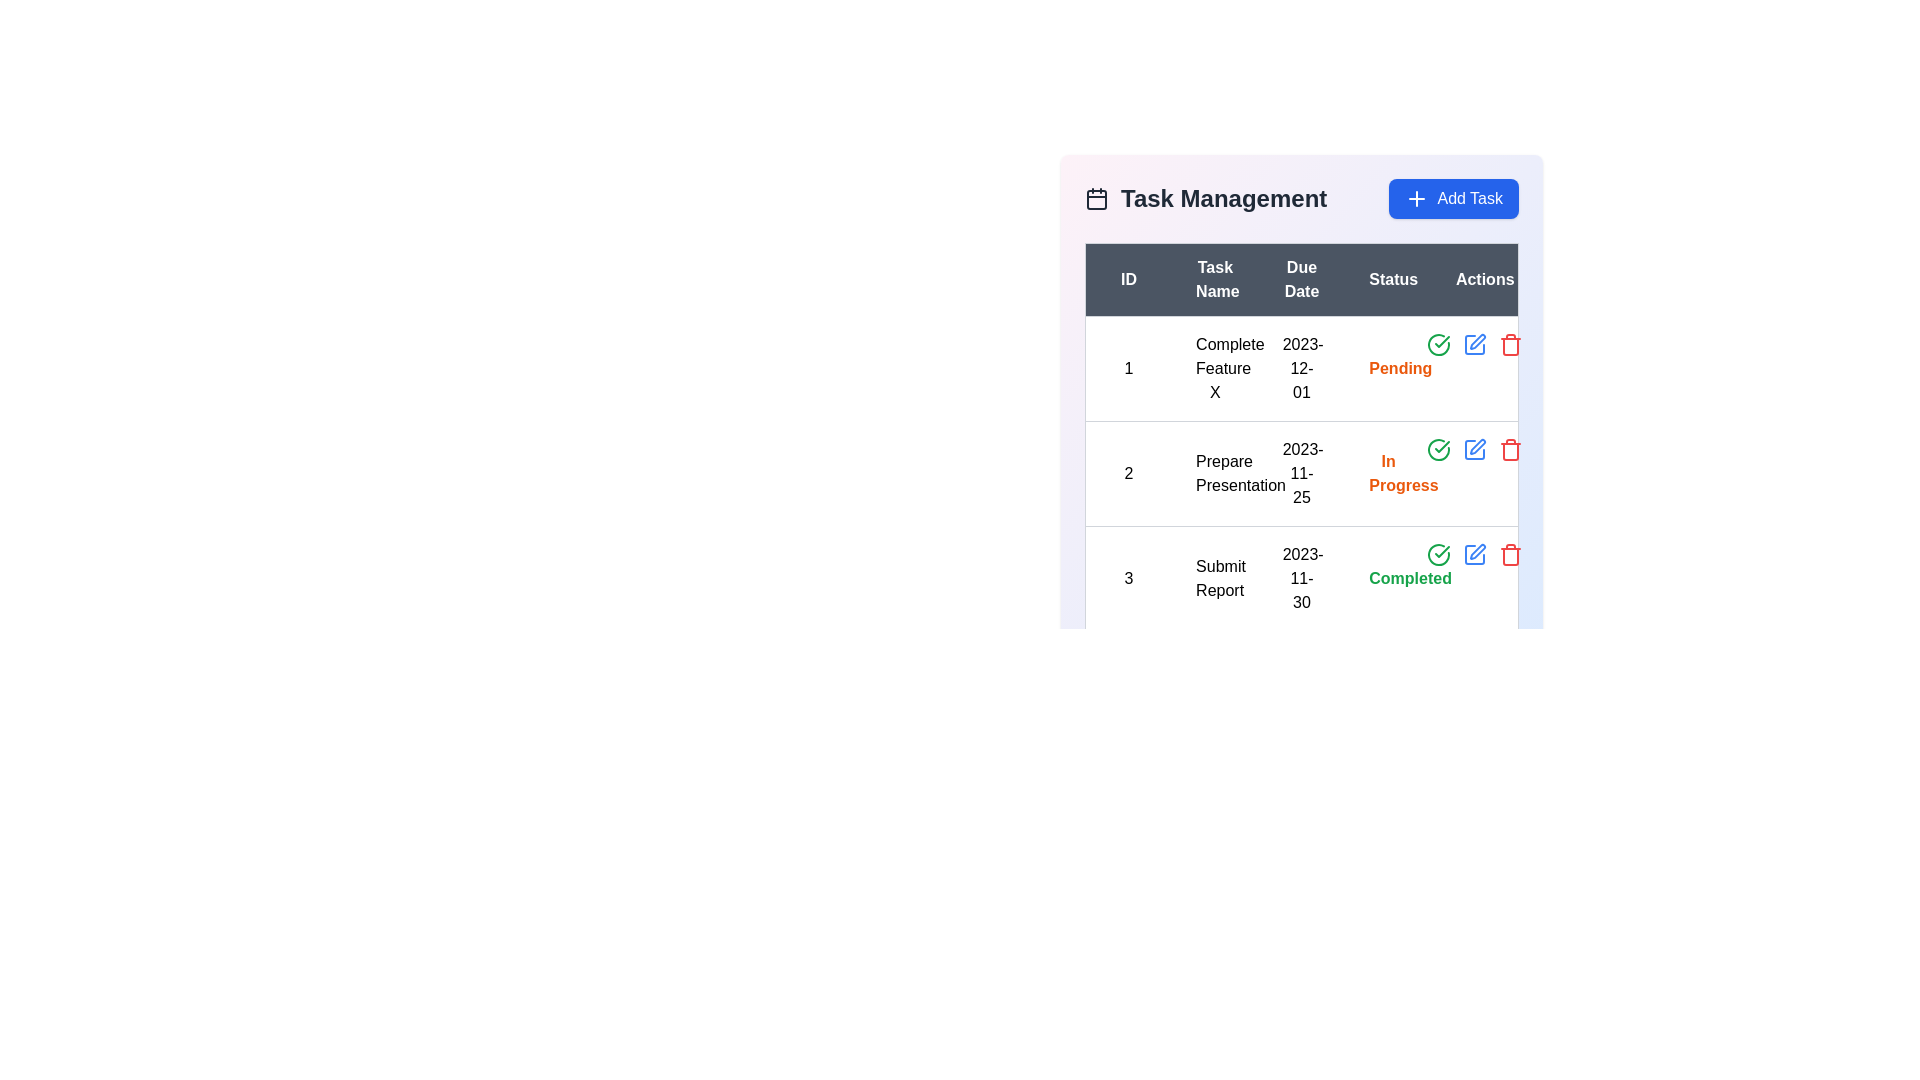  Describe the element at coordinates (1301, 369) in the screenshot. I see `the first row in the task management table containing ID '1', task name 'Complete Feature X', due date '2023-12-01', and status 'Pending'` at that location.